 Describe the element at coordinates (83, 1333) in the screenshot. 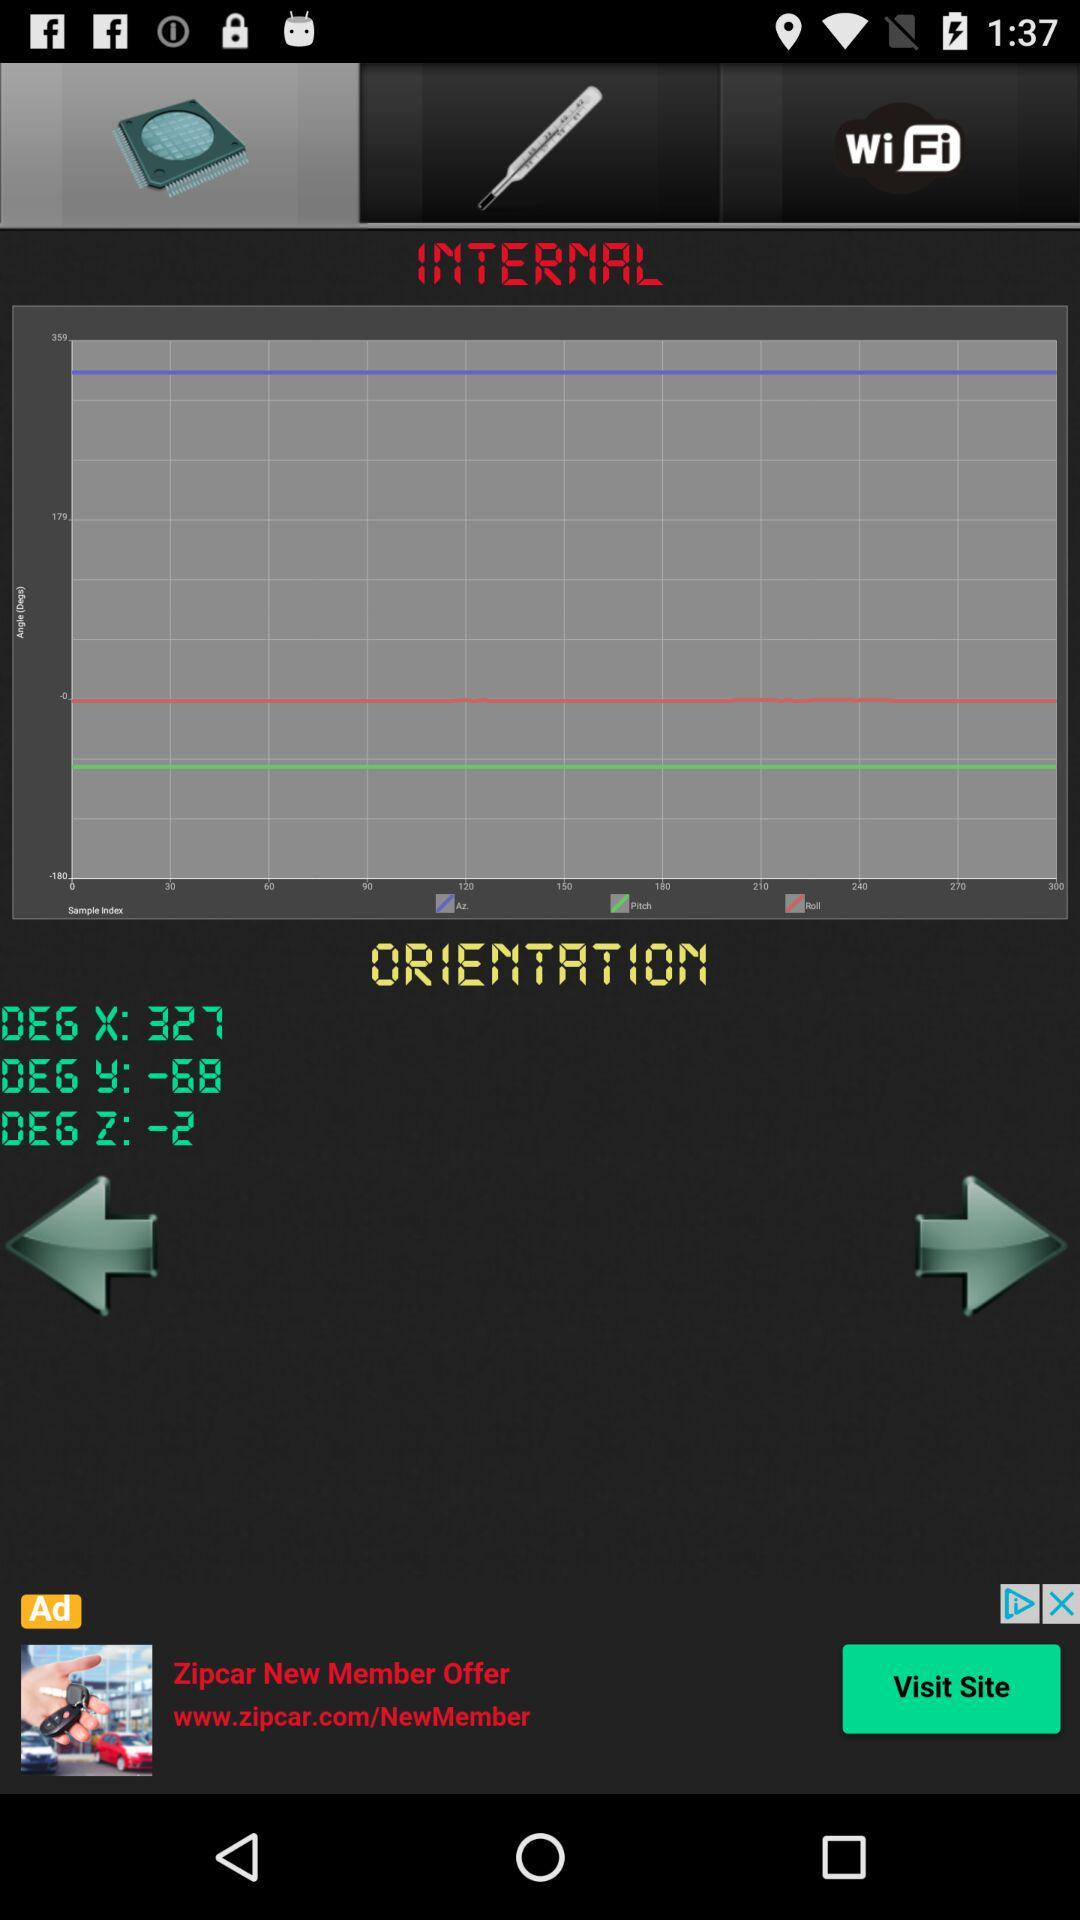

I see `the arrow_backward icon` at that location.